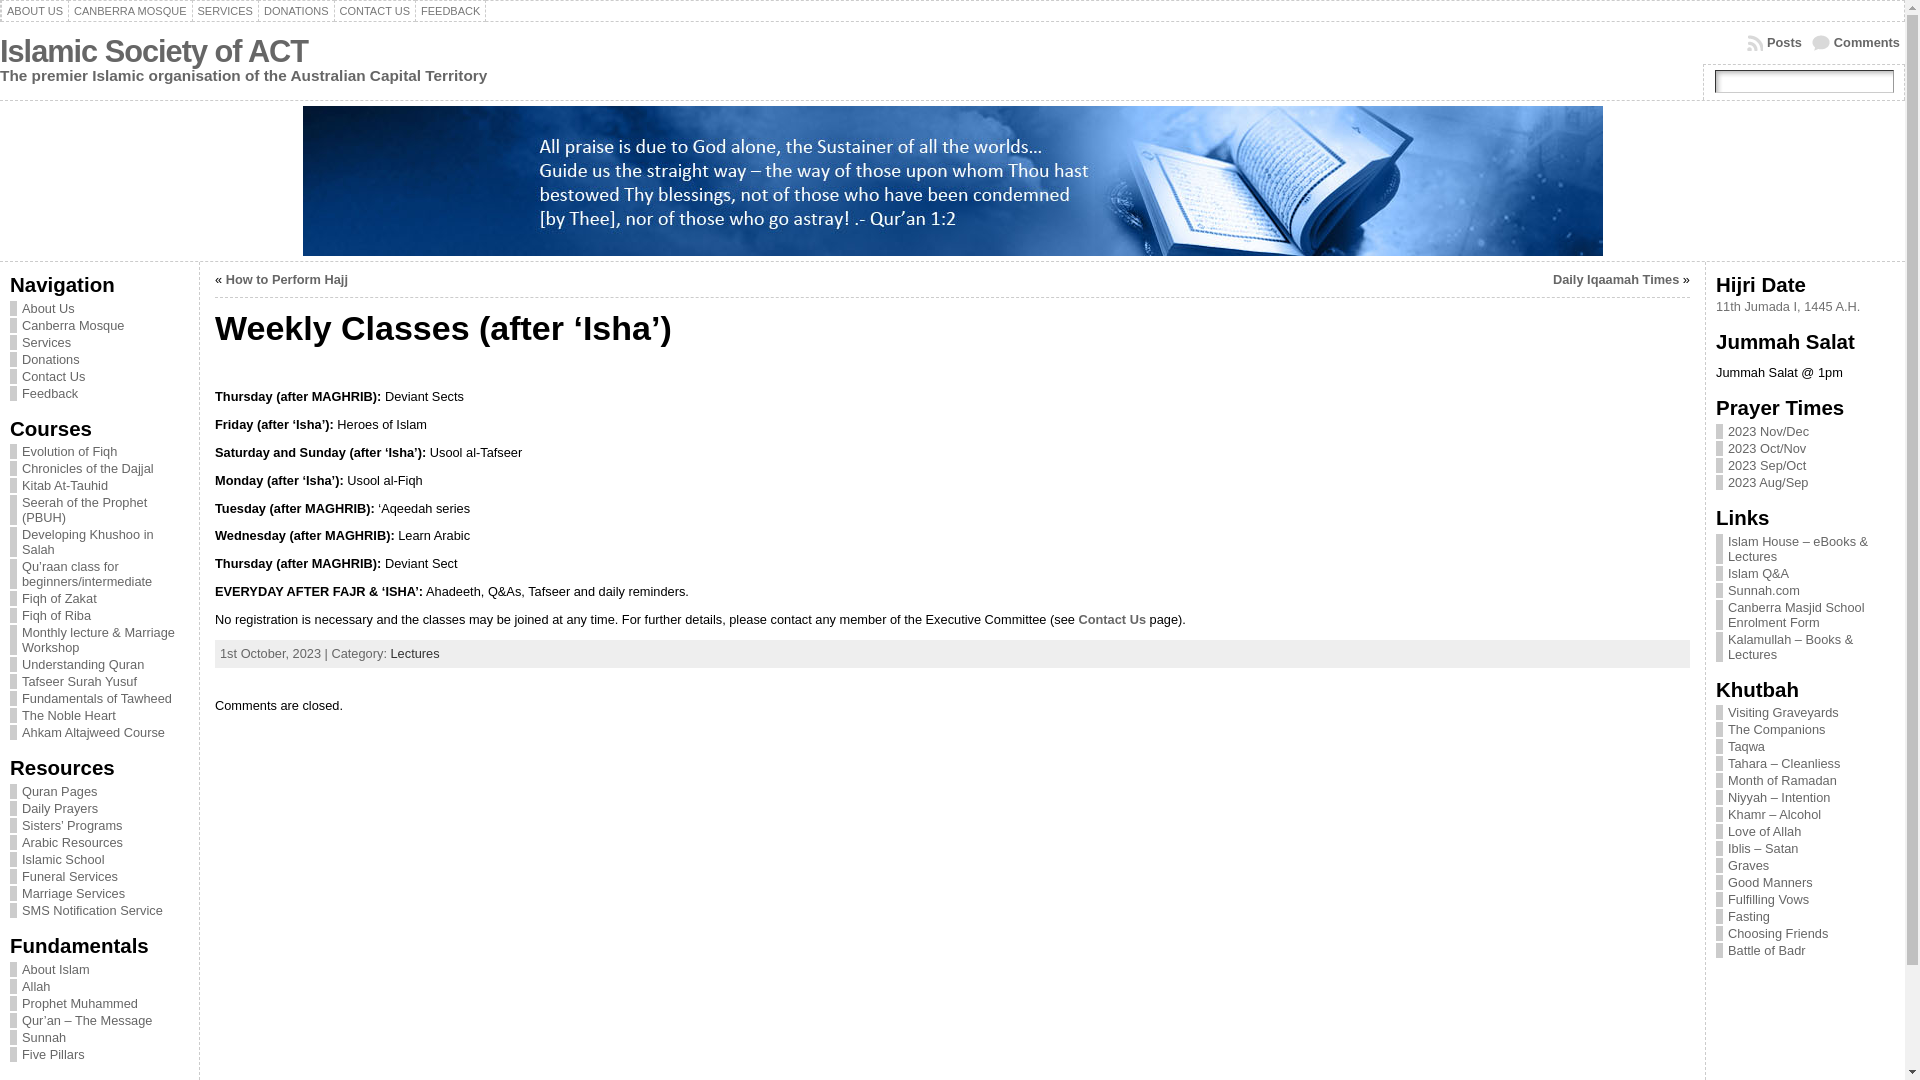 The height and width of the screenshot is (1080, 1920). Describe the element at coordinates (98, 1052) in the screenshot. I see `'Five Pillars'` at that location.